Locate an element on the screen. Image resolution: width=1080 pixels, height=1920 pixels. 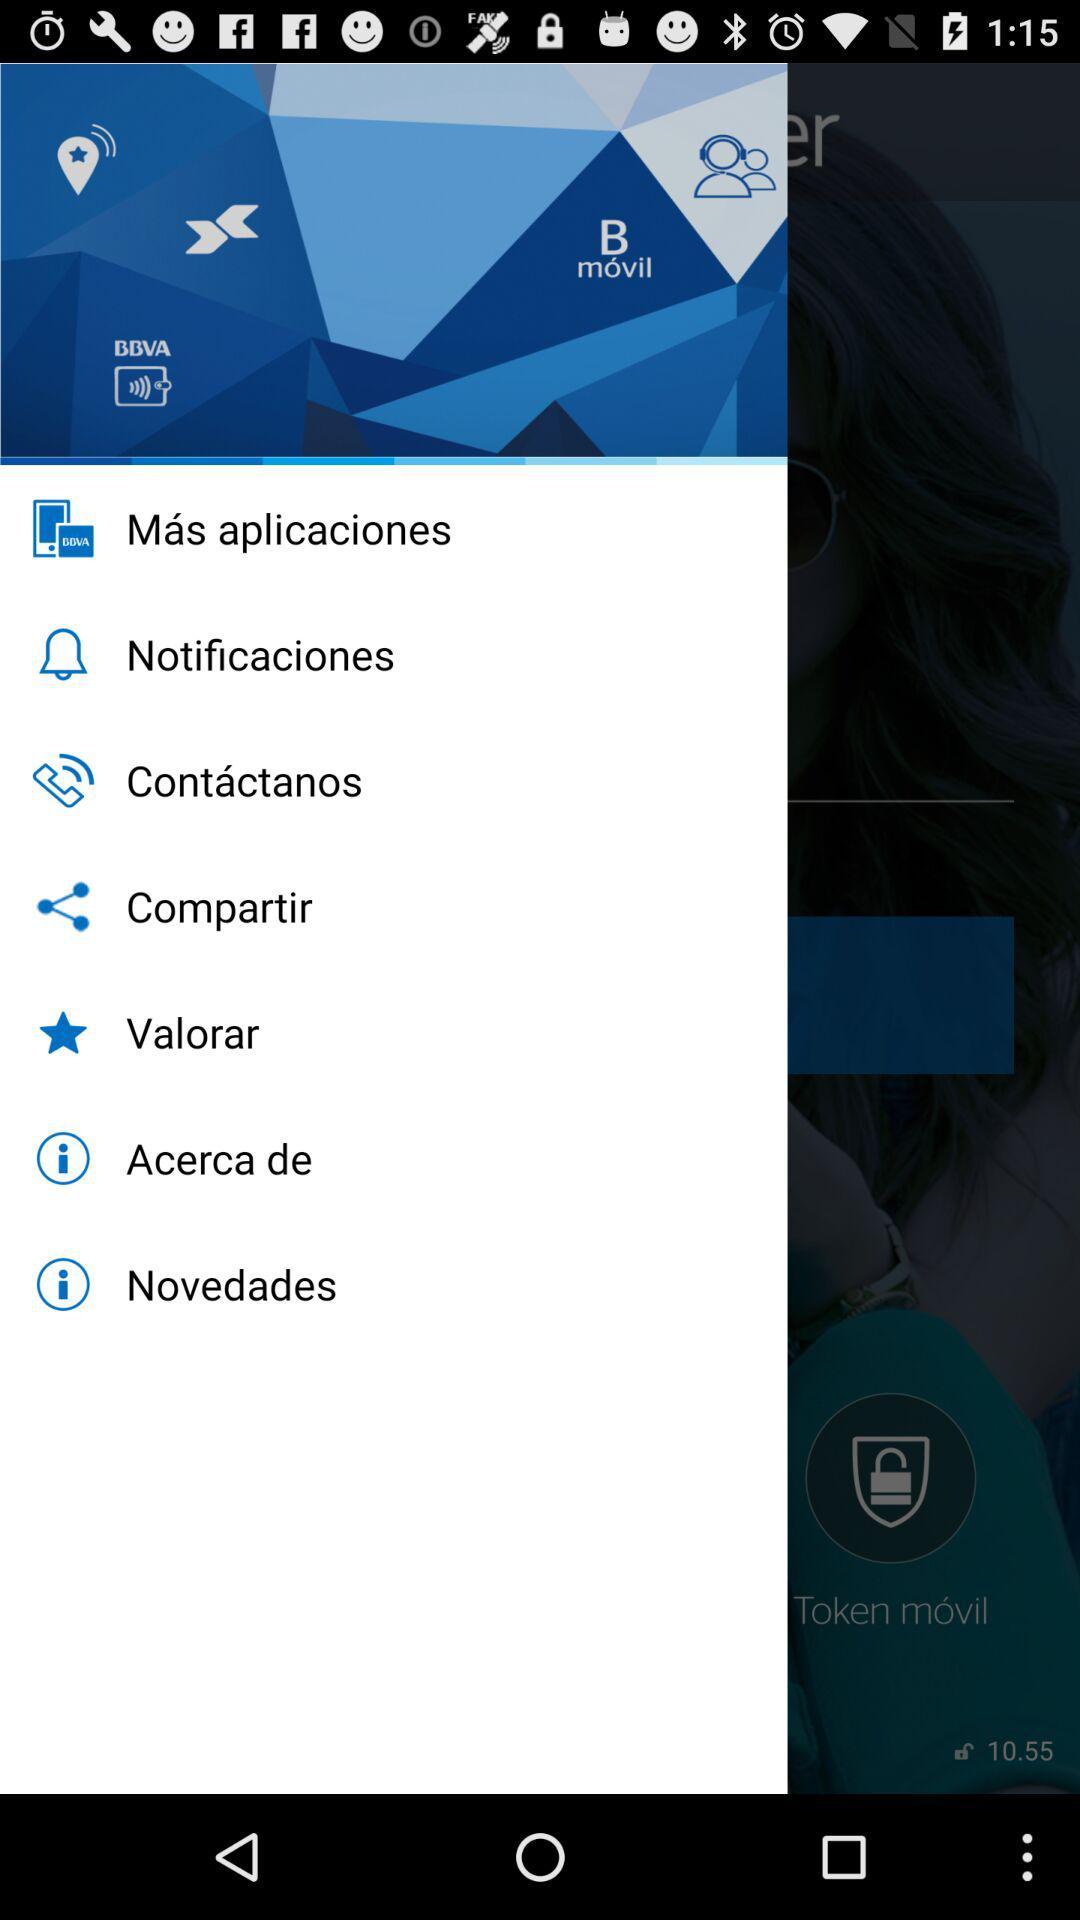
the location icon is located at coordinates (56, 140).